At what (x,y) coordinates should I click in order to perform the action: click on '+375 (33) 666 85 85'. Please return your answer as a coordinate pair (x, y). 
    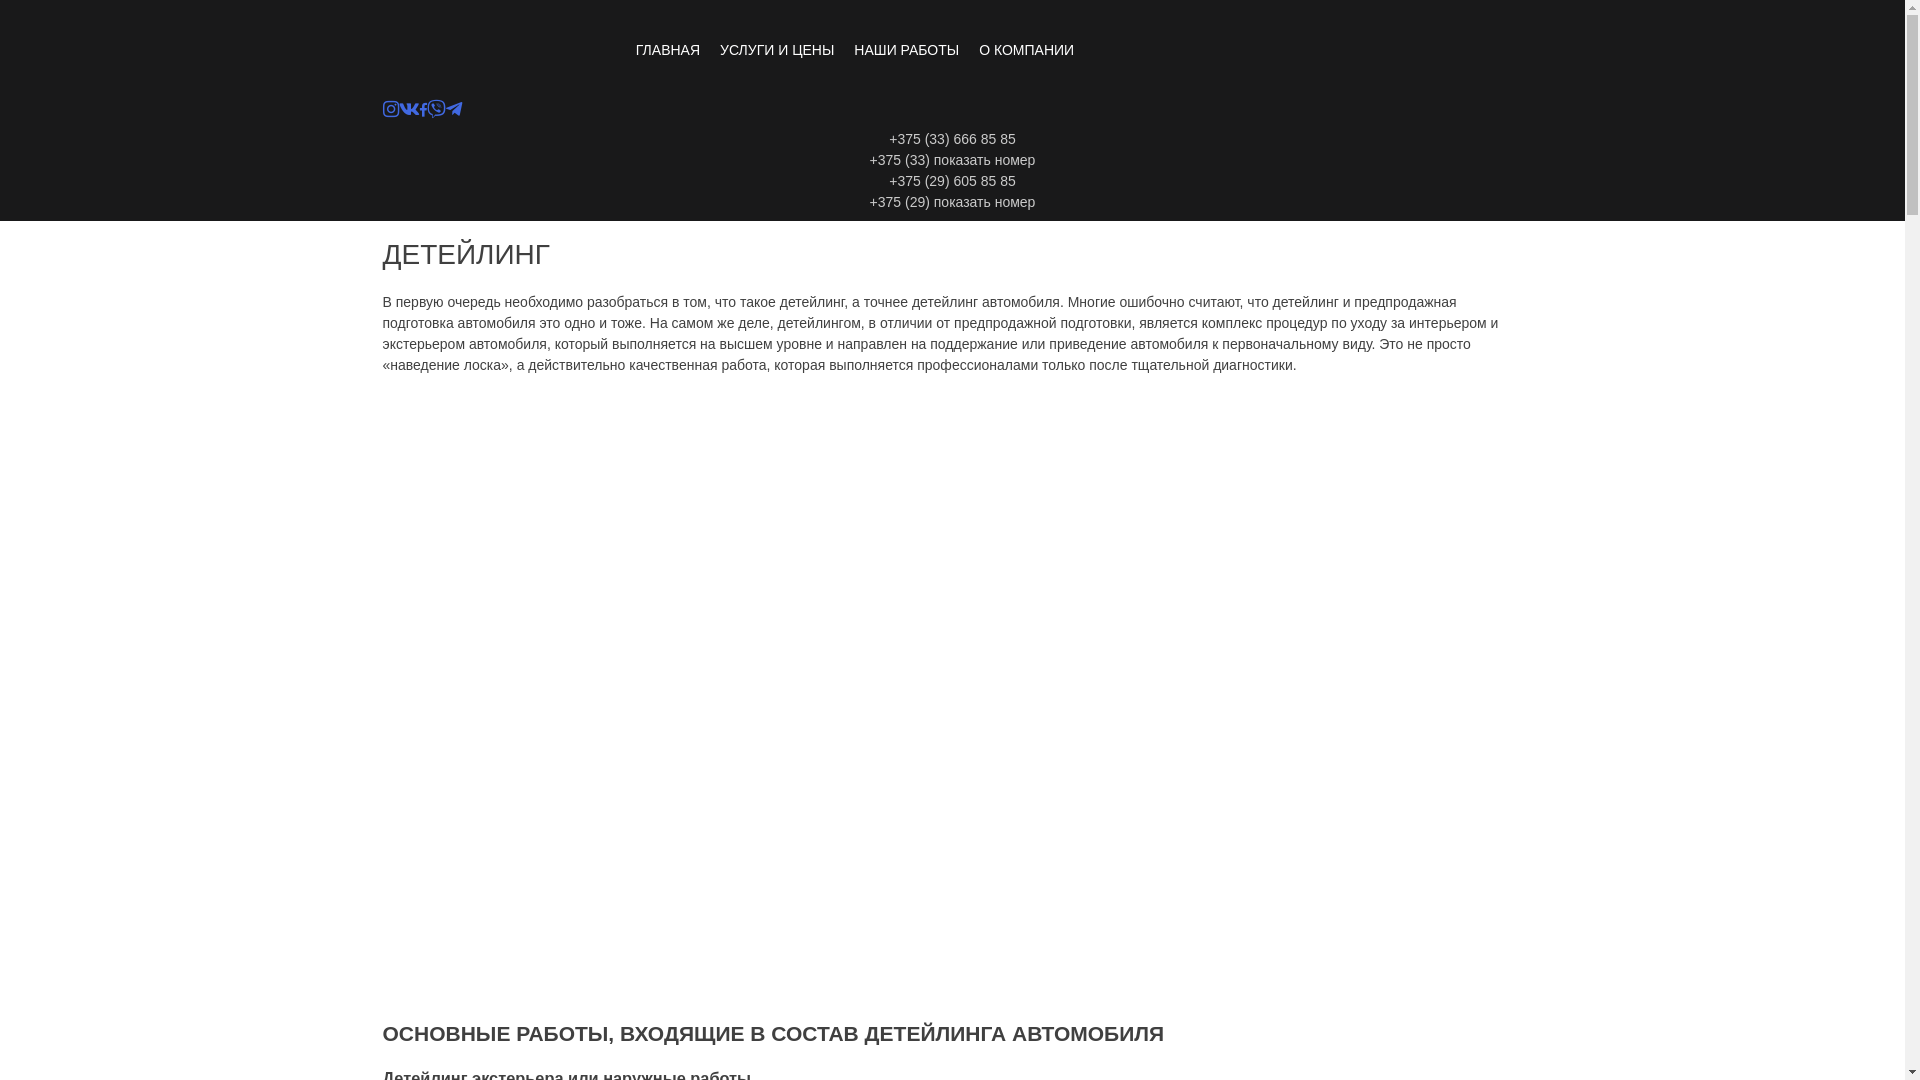
    Looking at the image, I should click on (951, 138).